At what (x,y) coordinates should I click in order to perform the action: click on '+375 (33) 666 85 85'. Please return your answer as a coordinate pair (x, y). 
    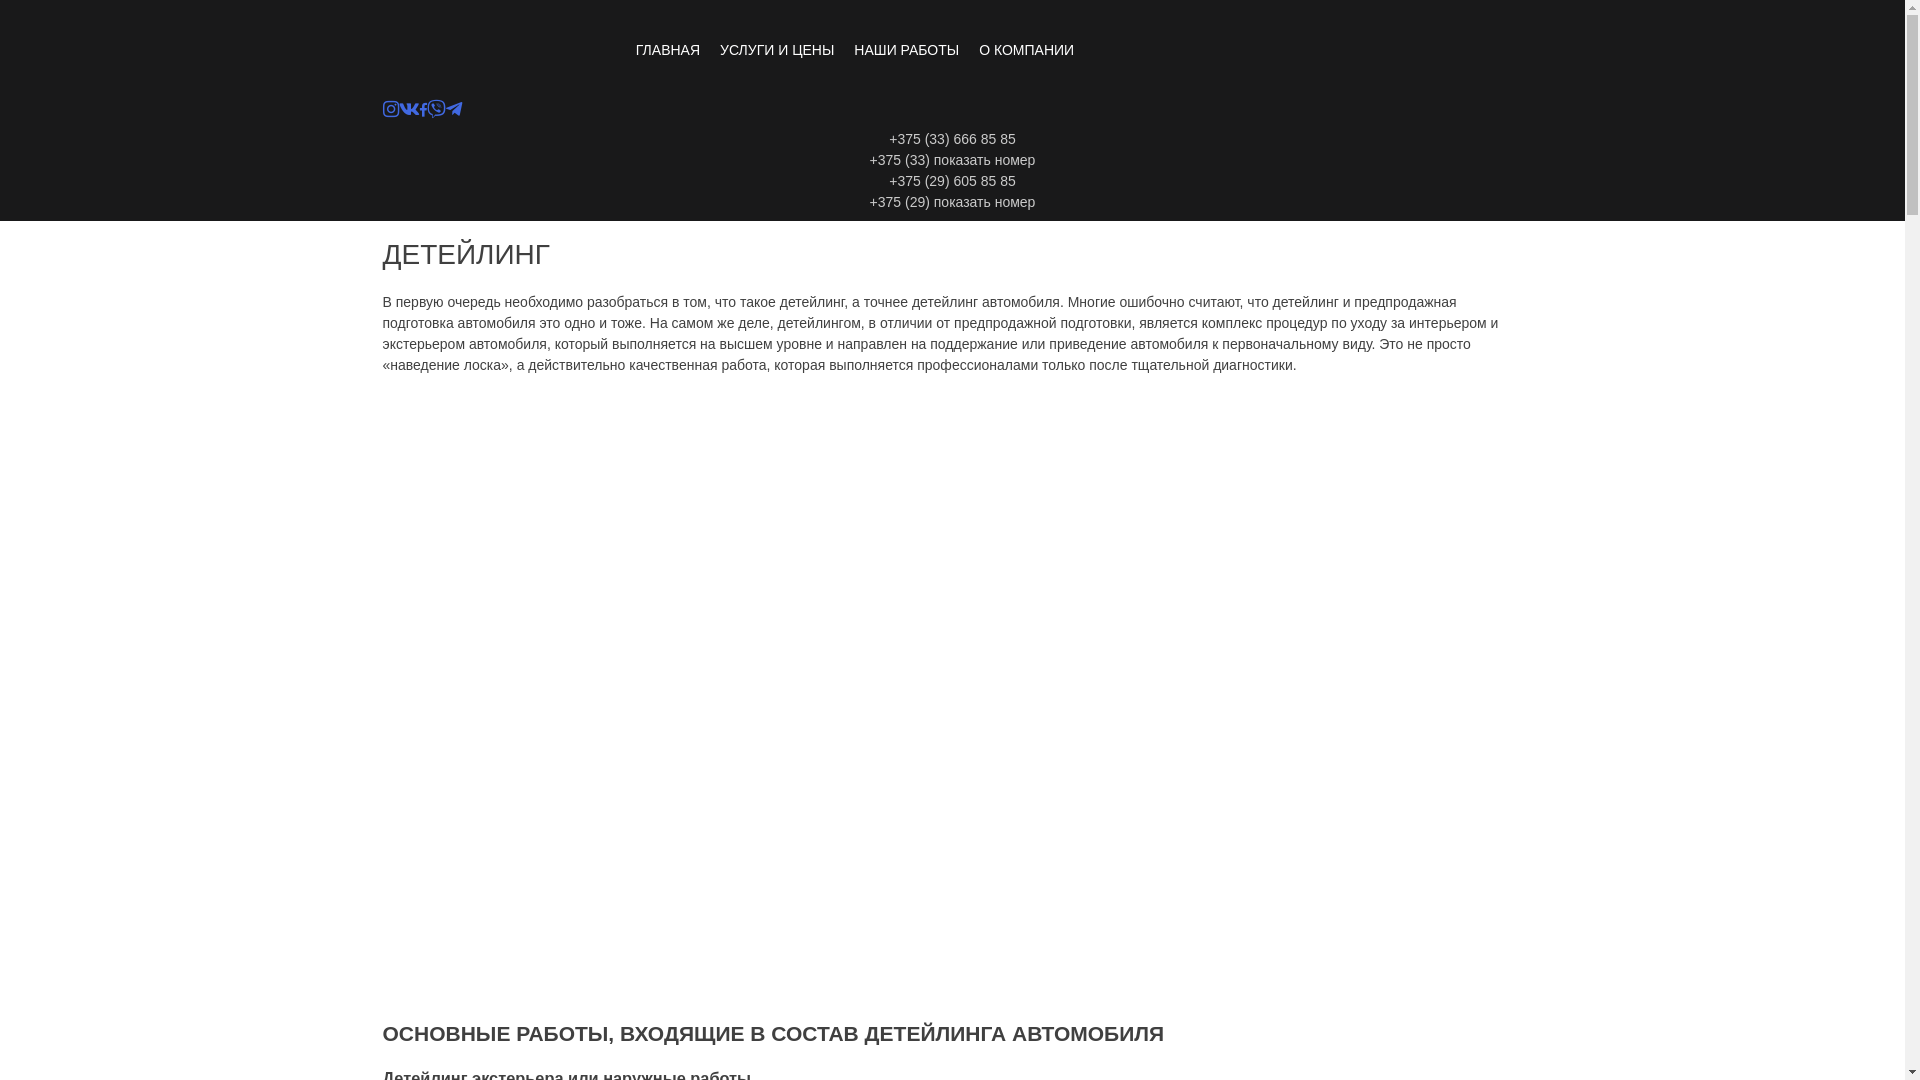
    Looking at the image, I should click on (951, 138).